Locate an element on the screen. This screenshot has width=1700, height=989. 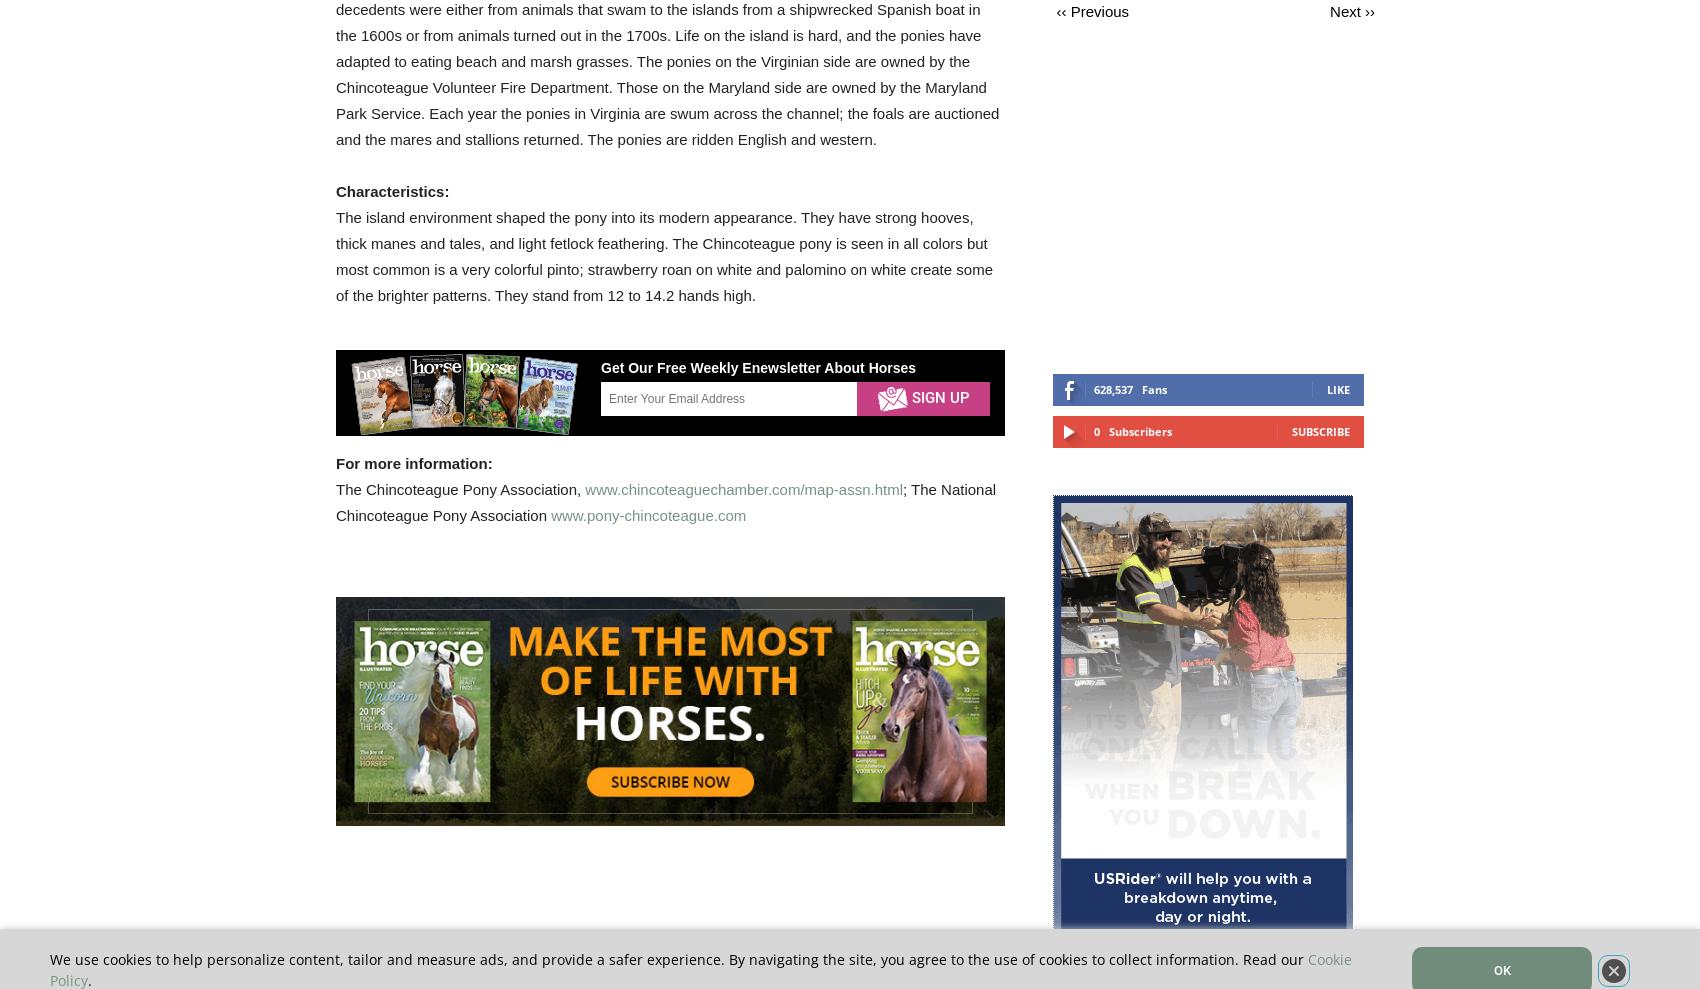
'Get Our Free Weekly Enewsletter About Horses' is located at coordinates (757, 366).